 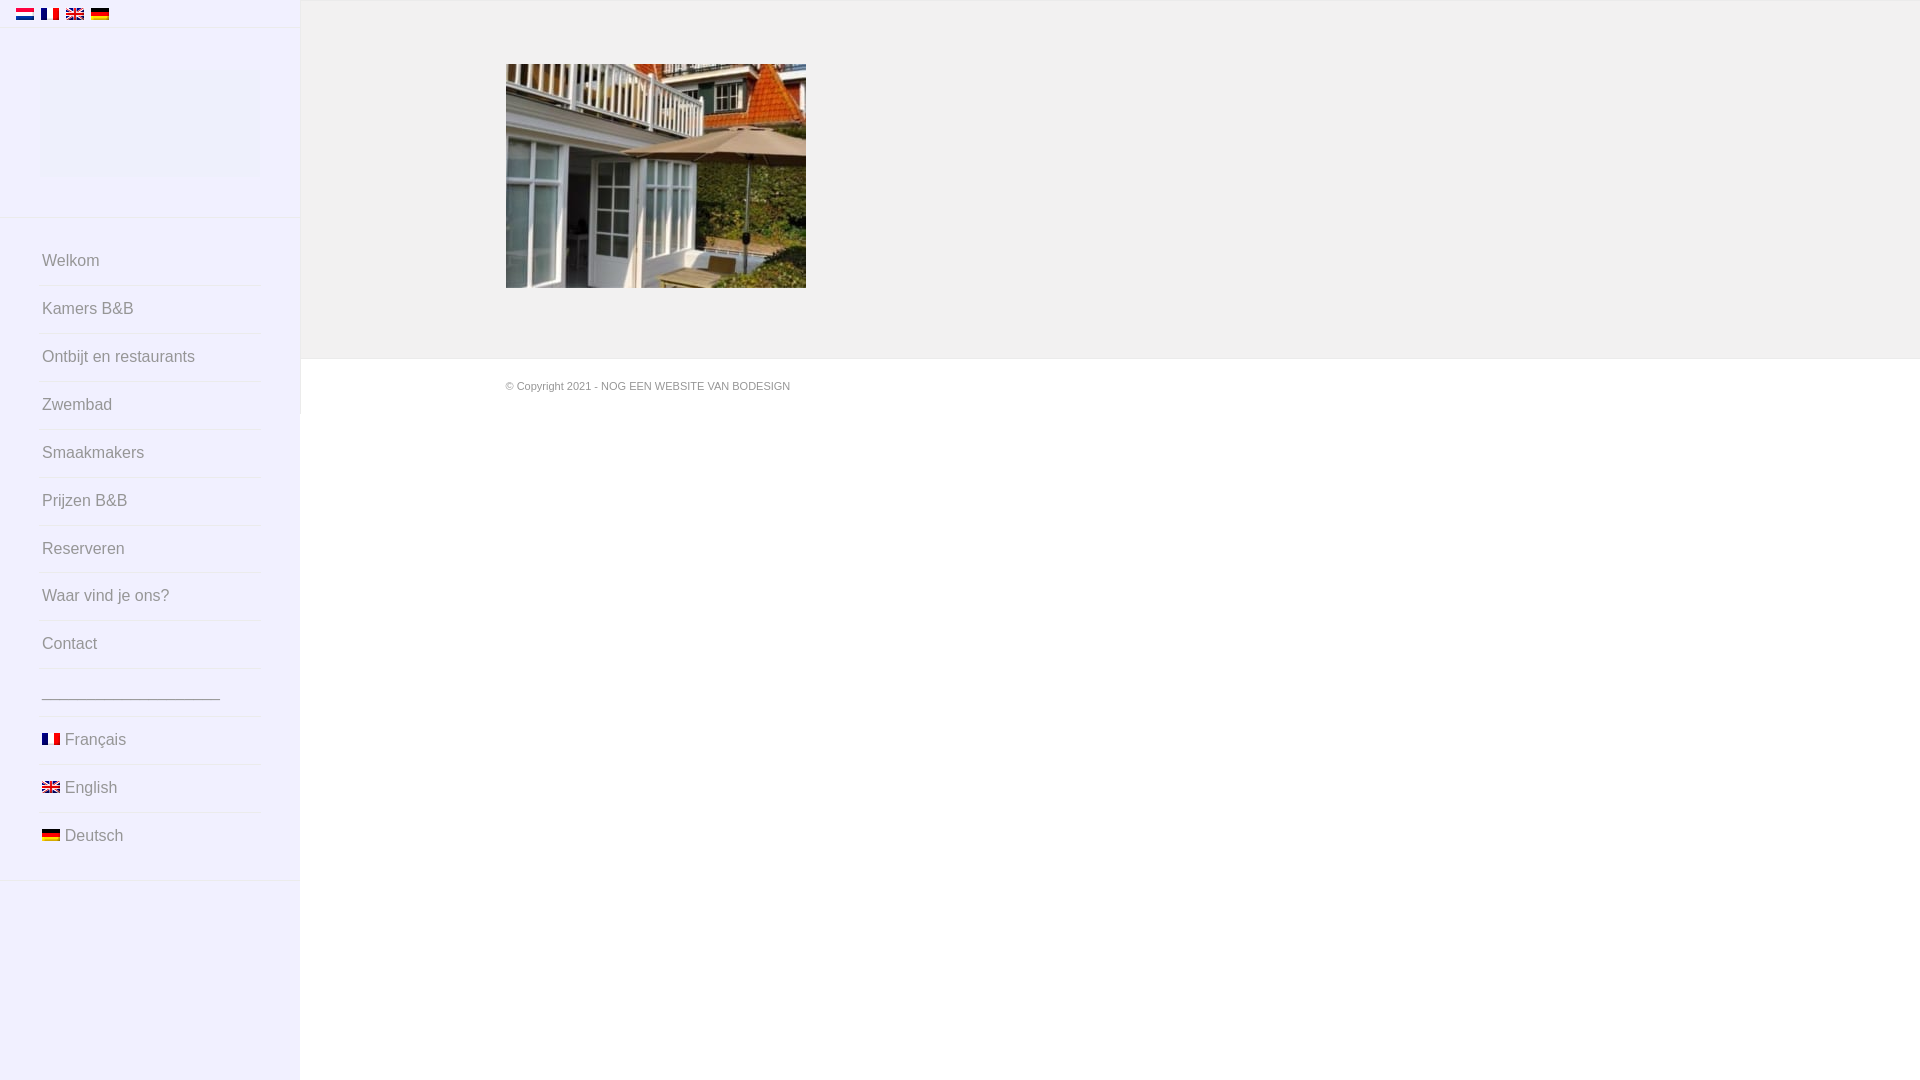 I want to click on 'Nederlands', so click(x=24, y=14).